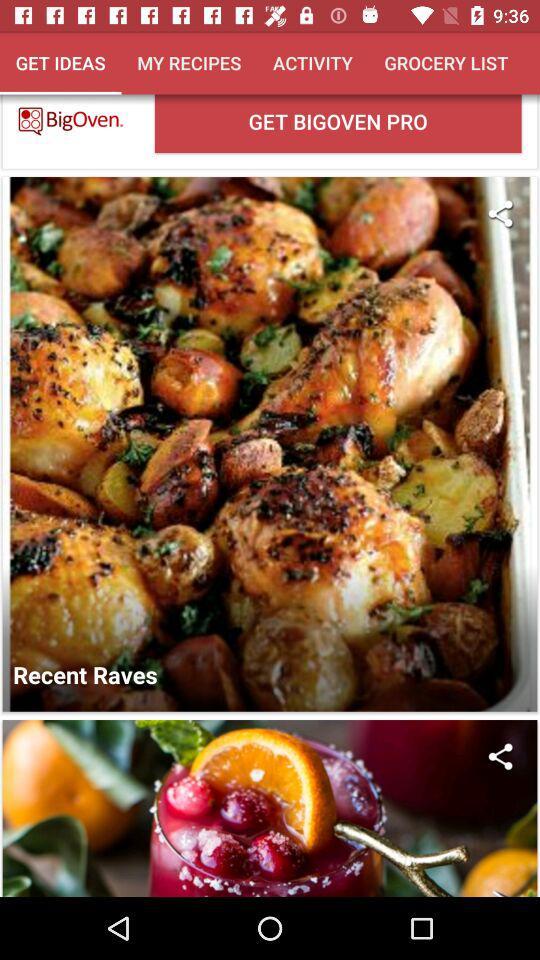  I want to click on get bigoven pro item, so click(337, 122).